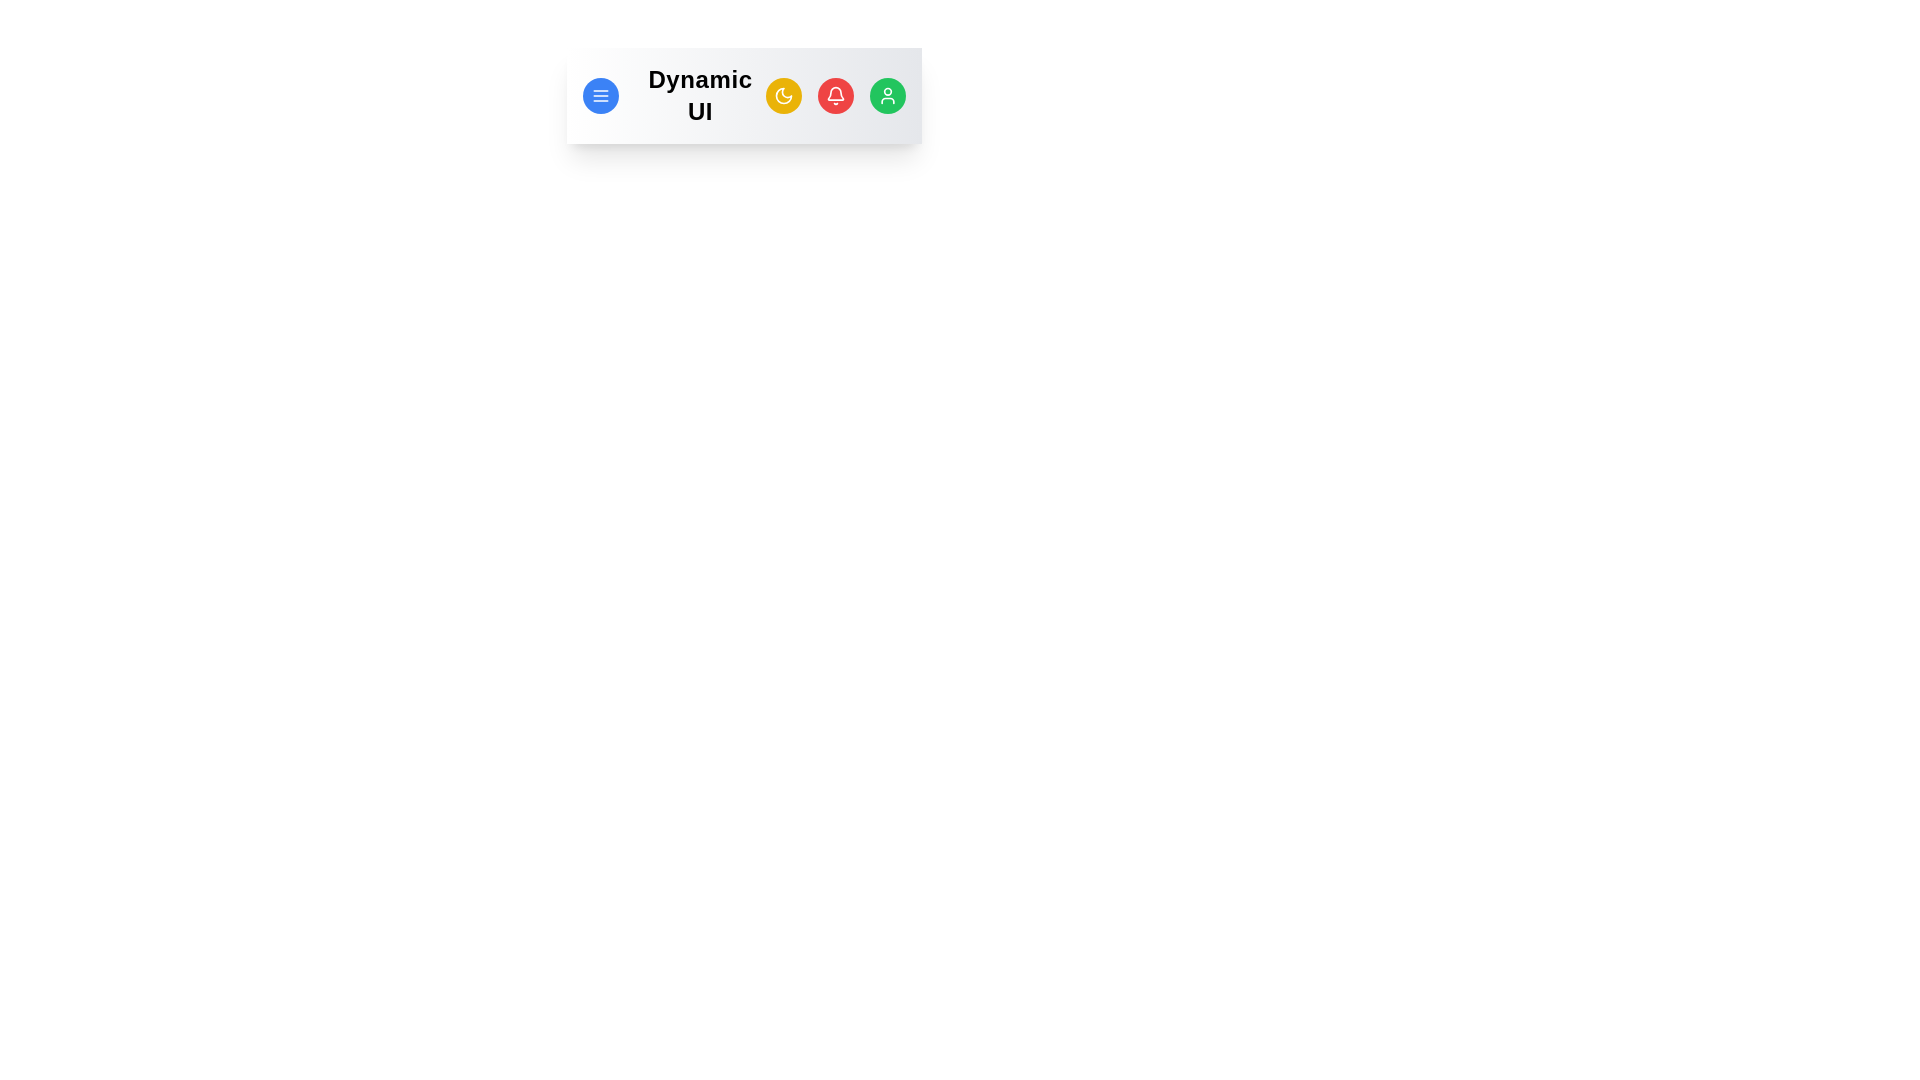 The image size is (1920, 1080). I want to click on the bell button to trigger the notification action, so click(835, 96).